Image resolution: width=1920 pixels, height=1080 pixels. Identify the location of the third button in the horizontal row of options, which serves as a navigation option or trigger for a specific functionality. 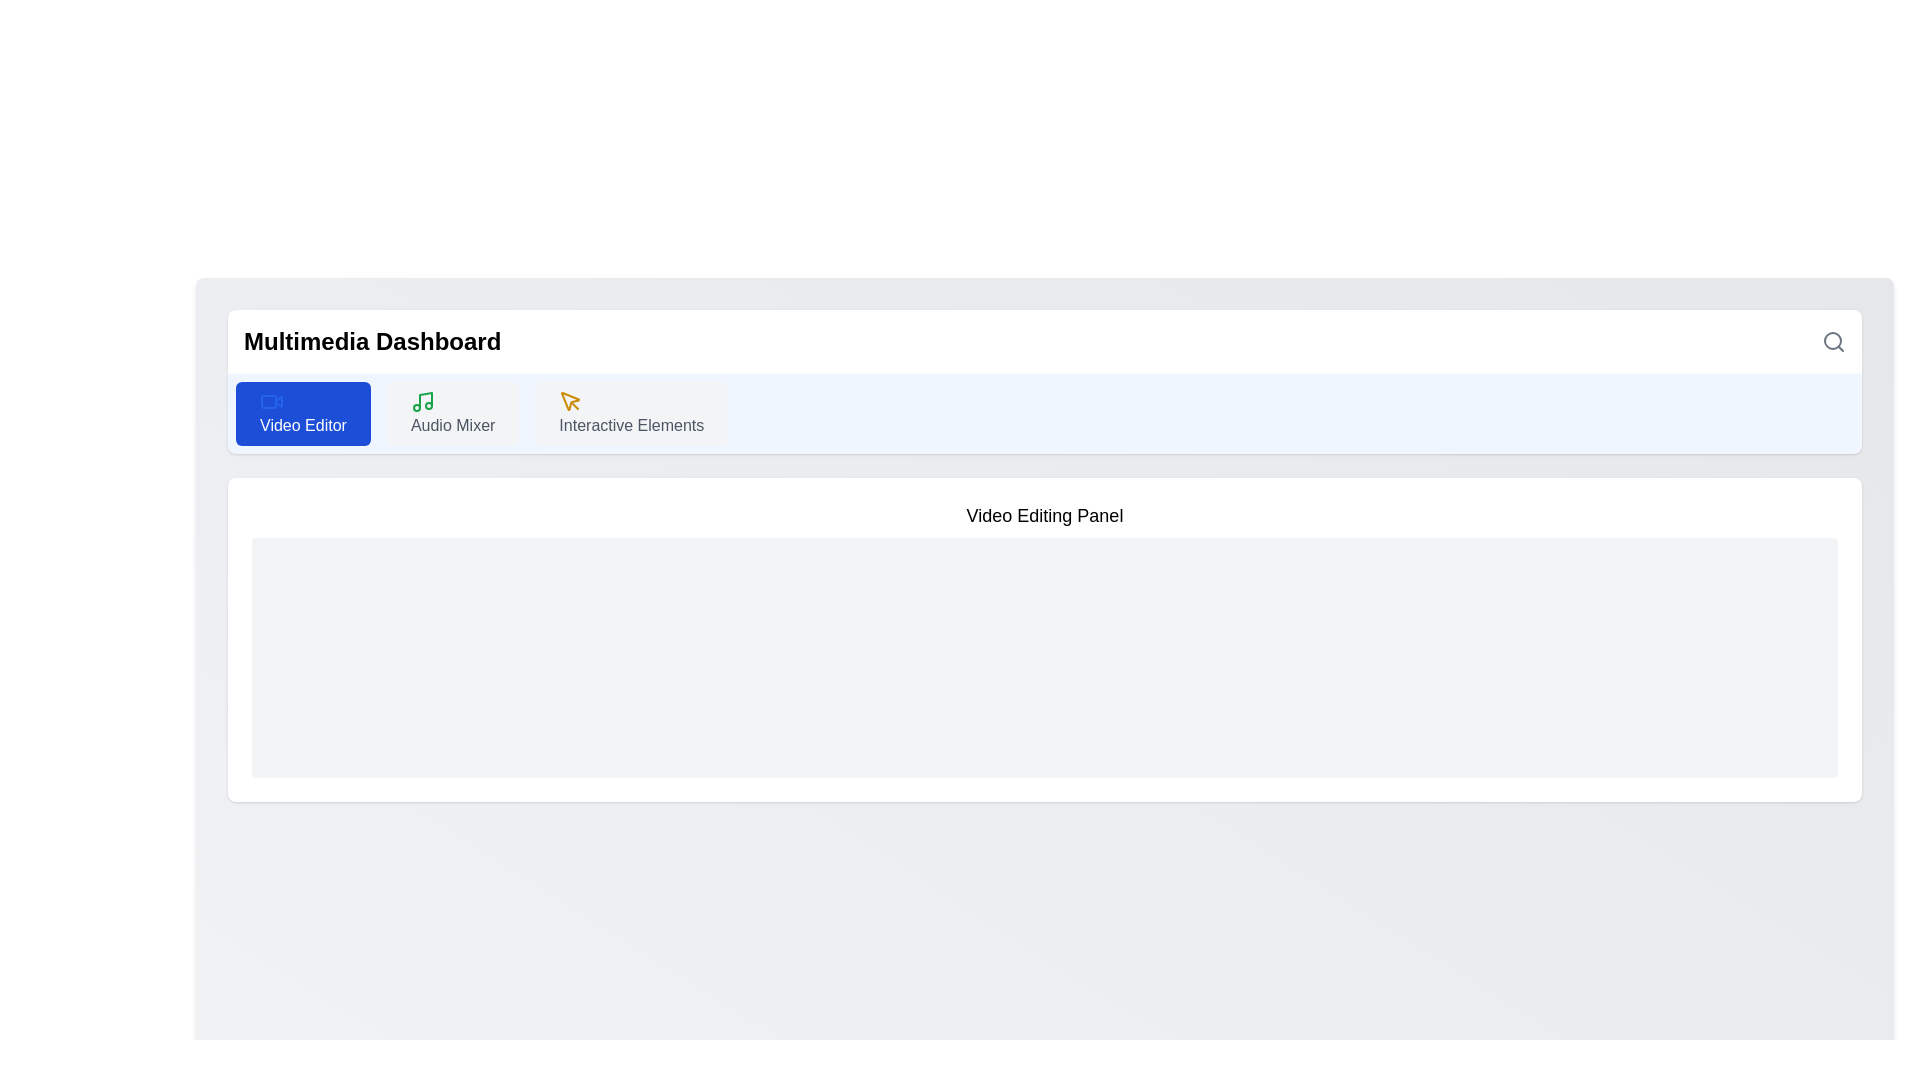
(630, 412).